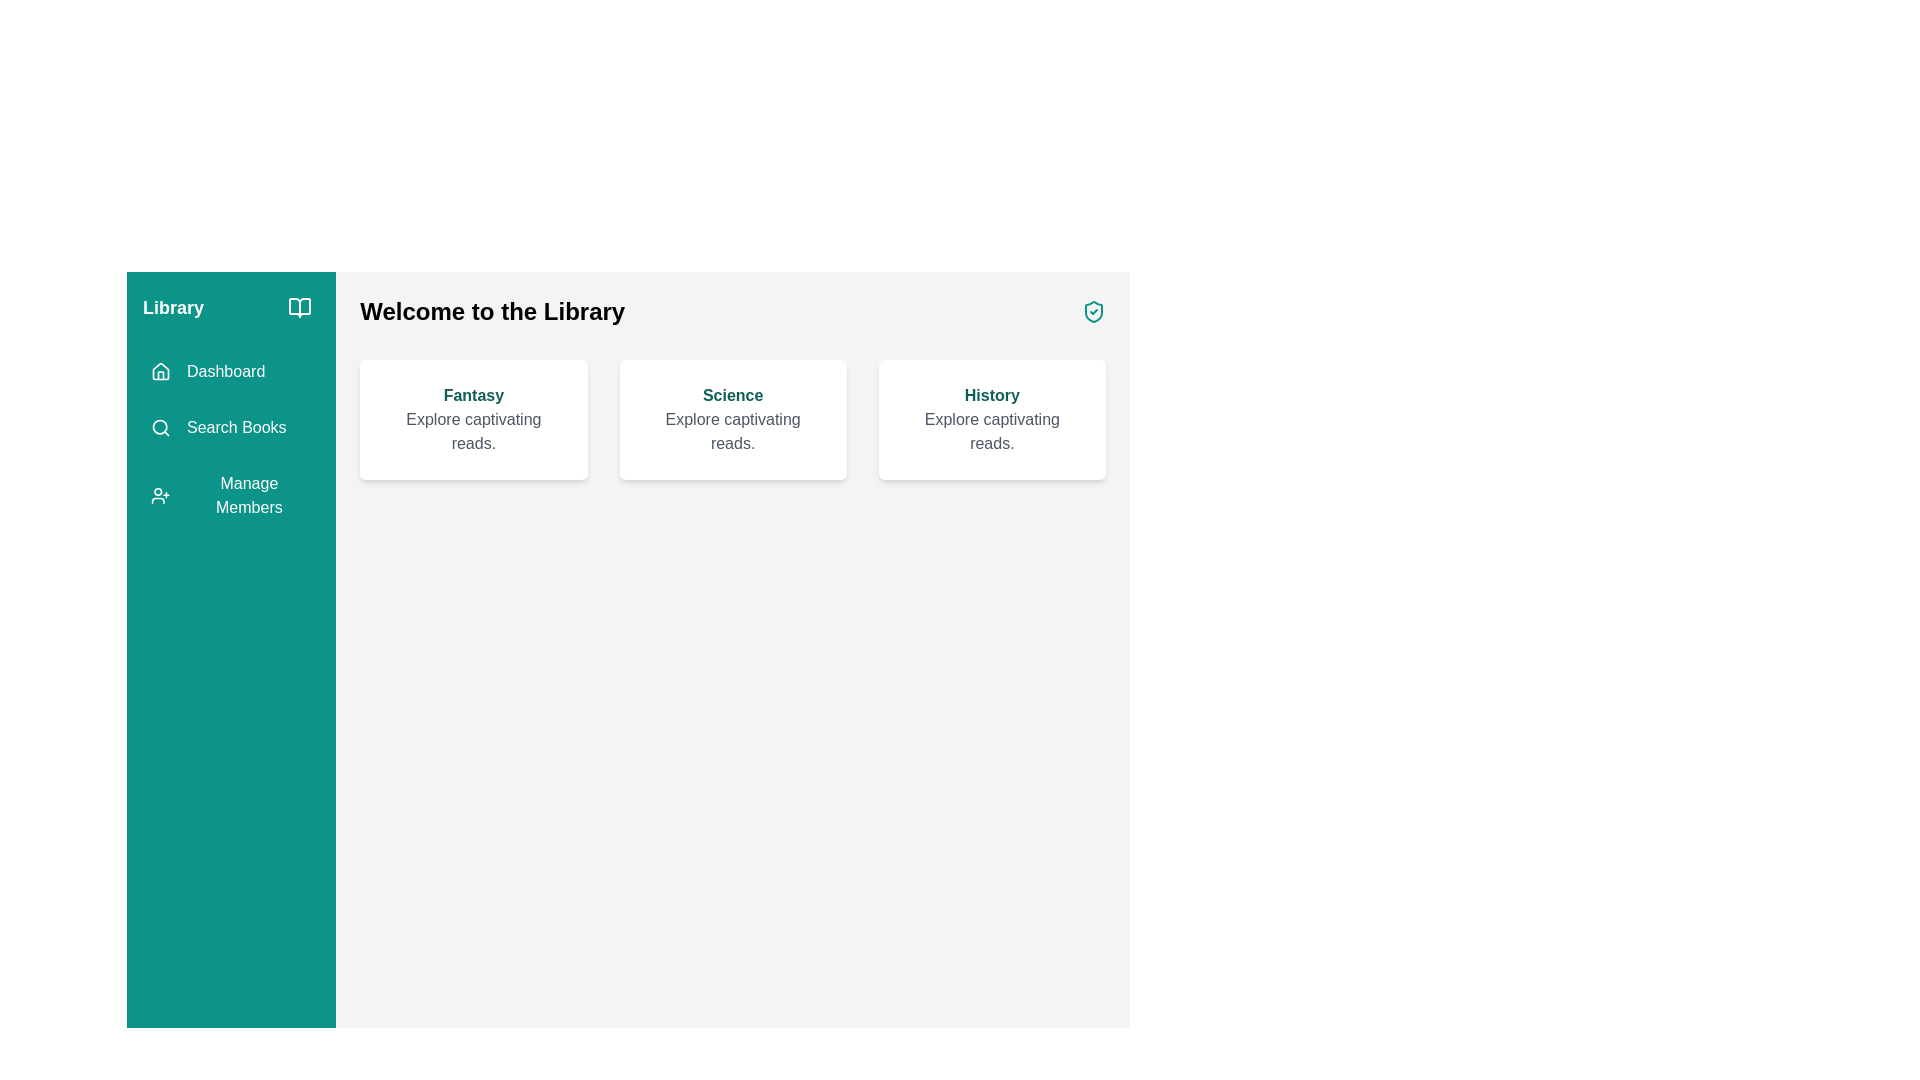  I want to click on the 'Search Books' label in the Sidebar menu, so click(231, 438).